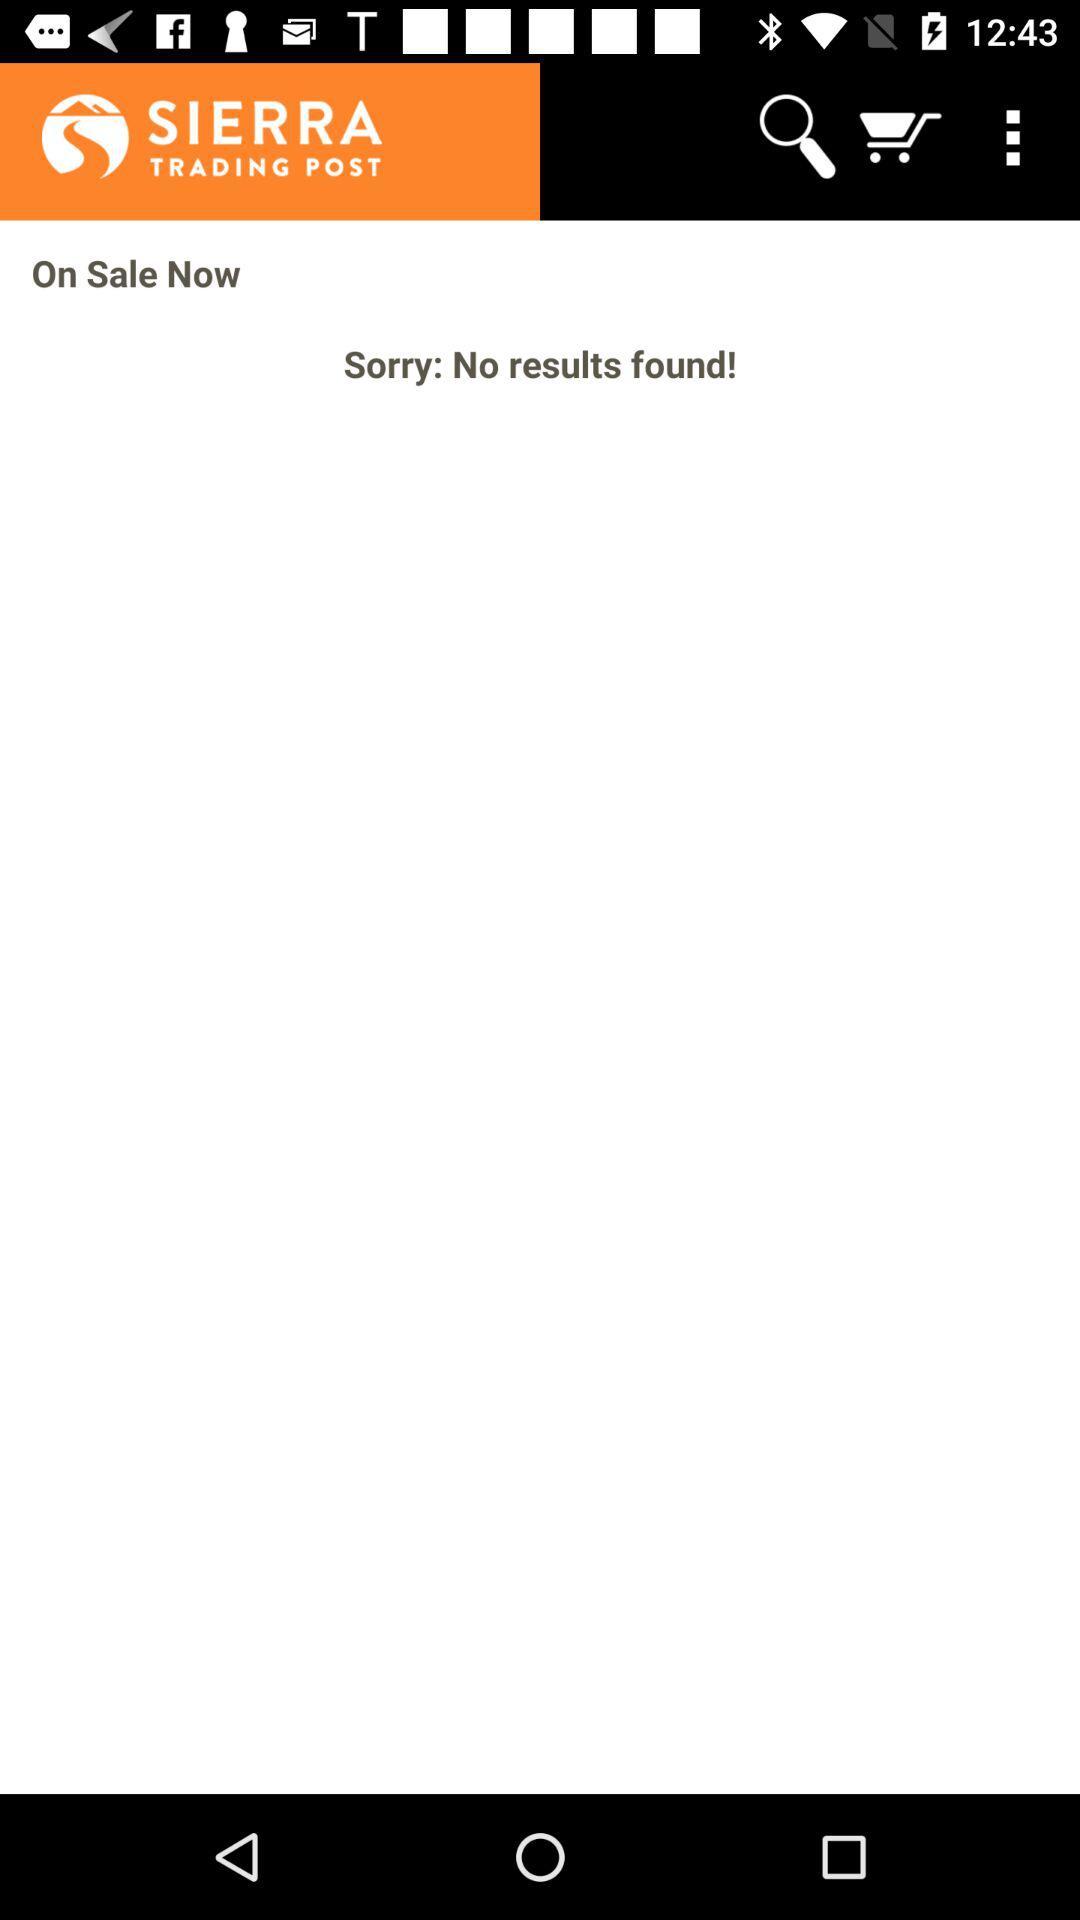  Describe the element at coordinates (190, 135) in the screenshot. I see `app above on sale now icon` at that location.